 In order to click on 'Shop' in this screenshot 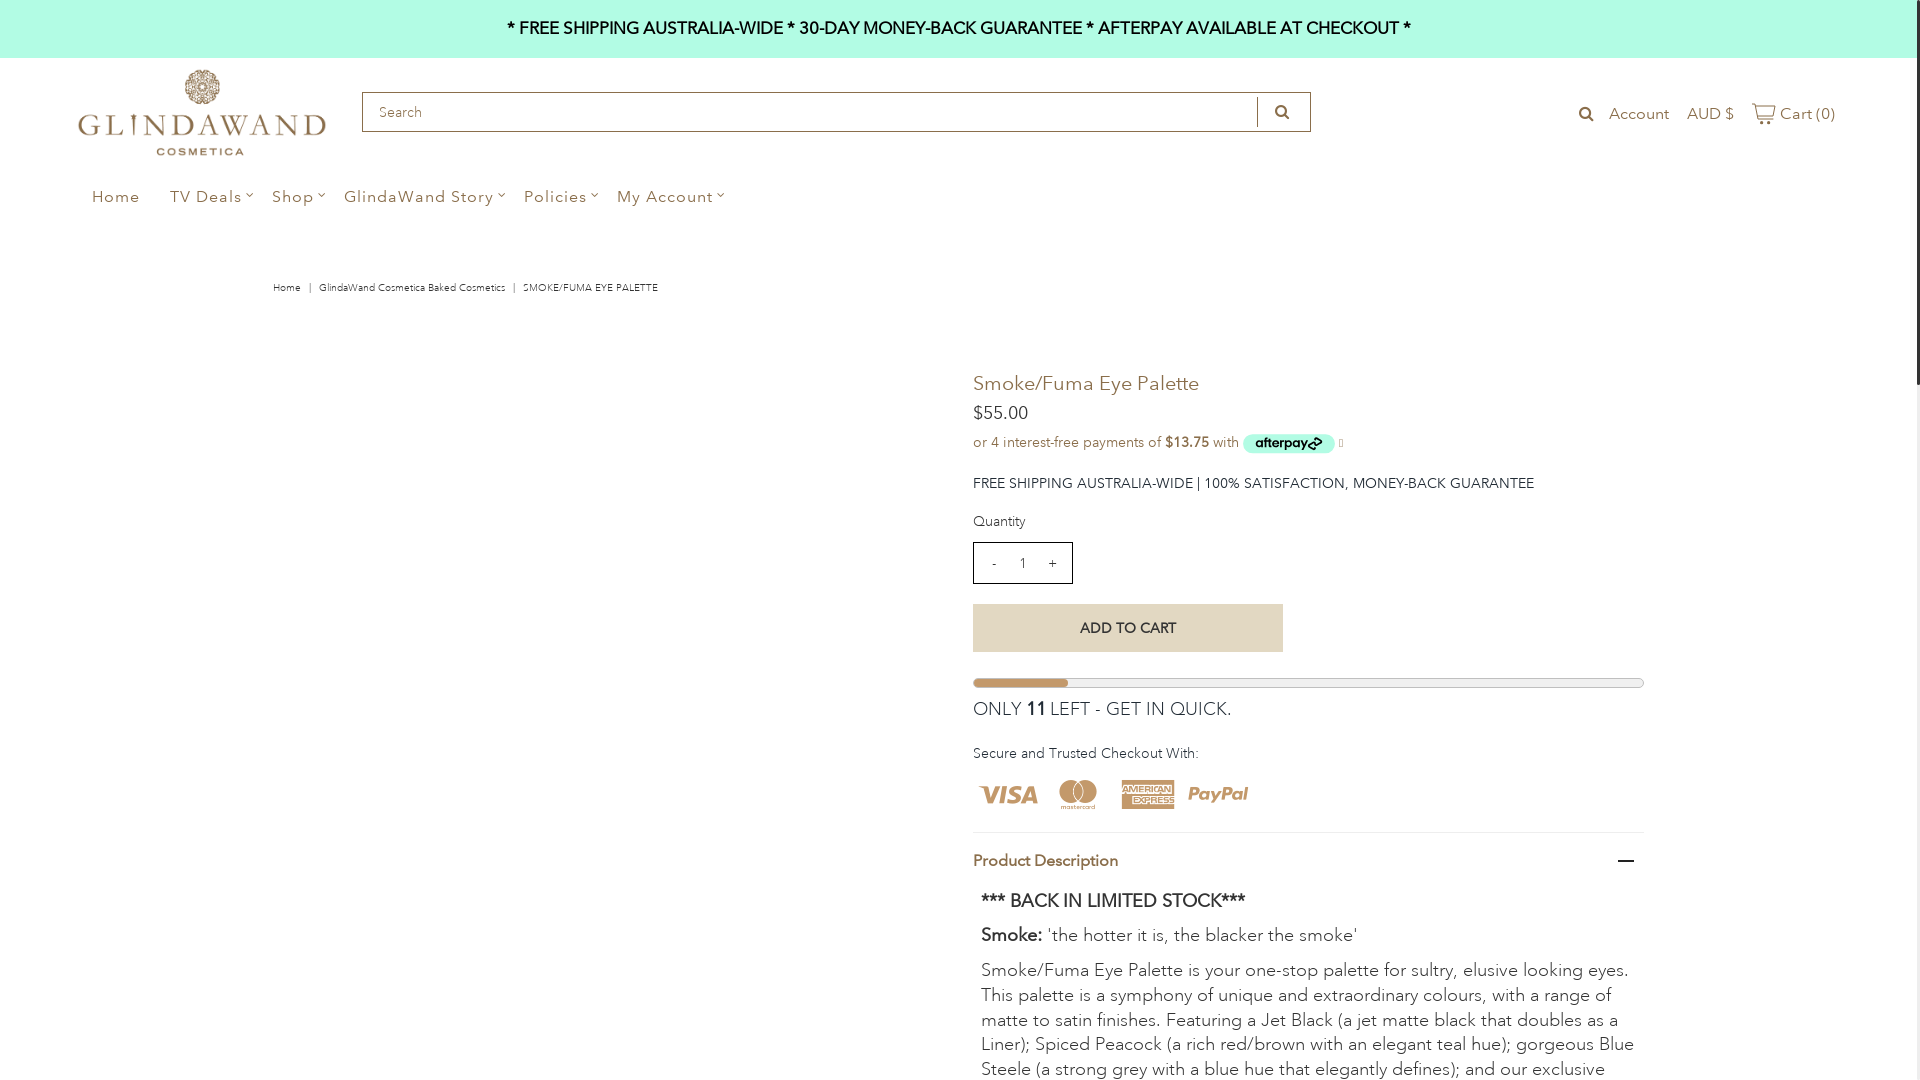, I will do `click(291, 196)`.